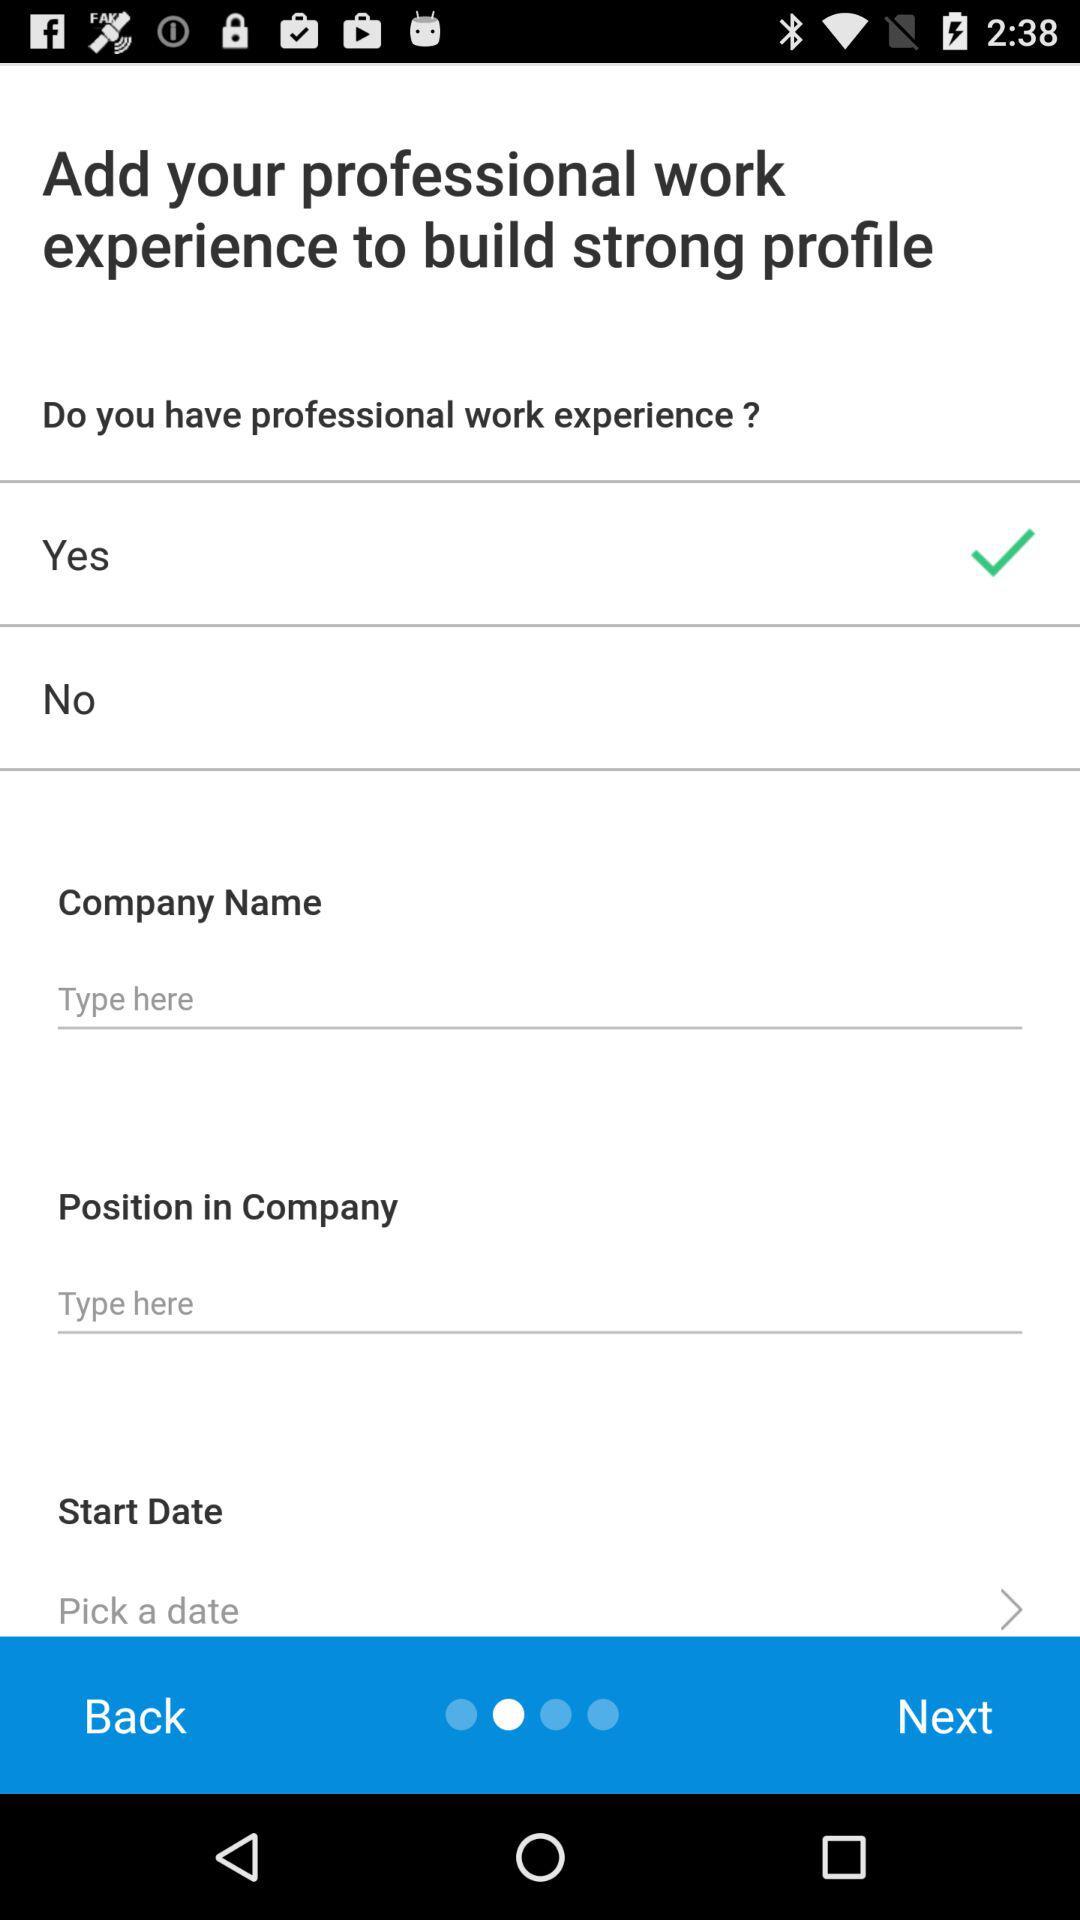 The height and width of the screenshot is (1920, 1080). Describe the element at coordinates (540, 1303) in the screenshot. I see `write your position in company` at that location.